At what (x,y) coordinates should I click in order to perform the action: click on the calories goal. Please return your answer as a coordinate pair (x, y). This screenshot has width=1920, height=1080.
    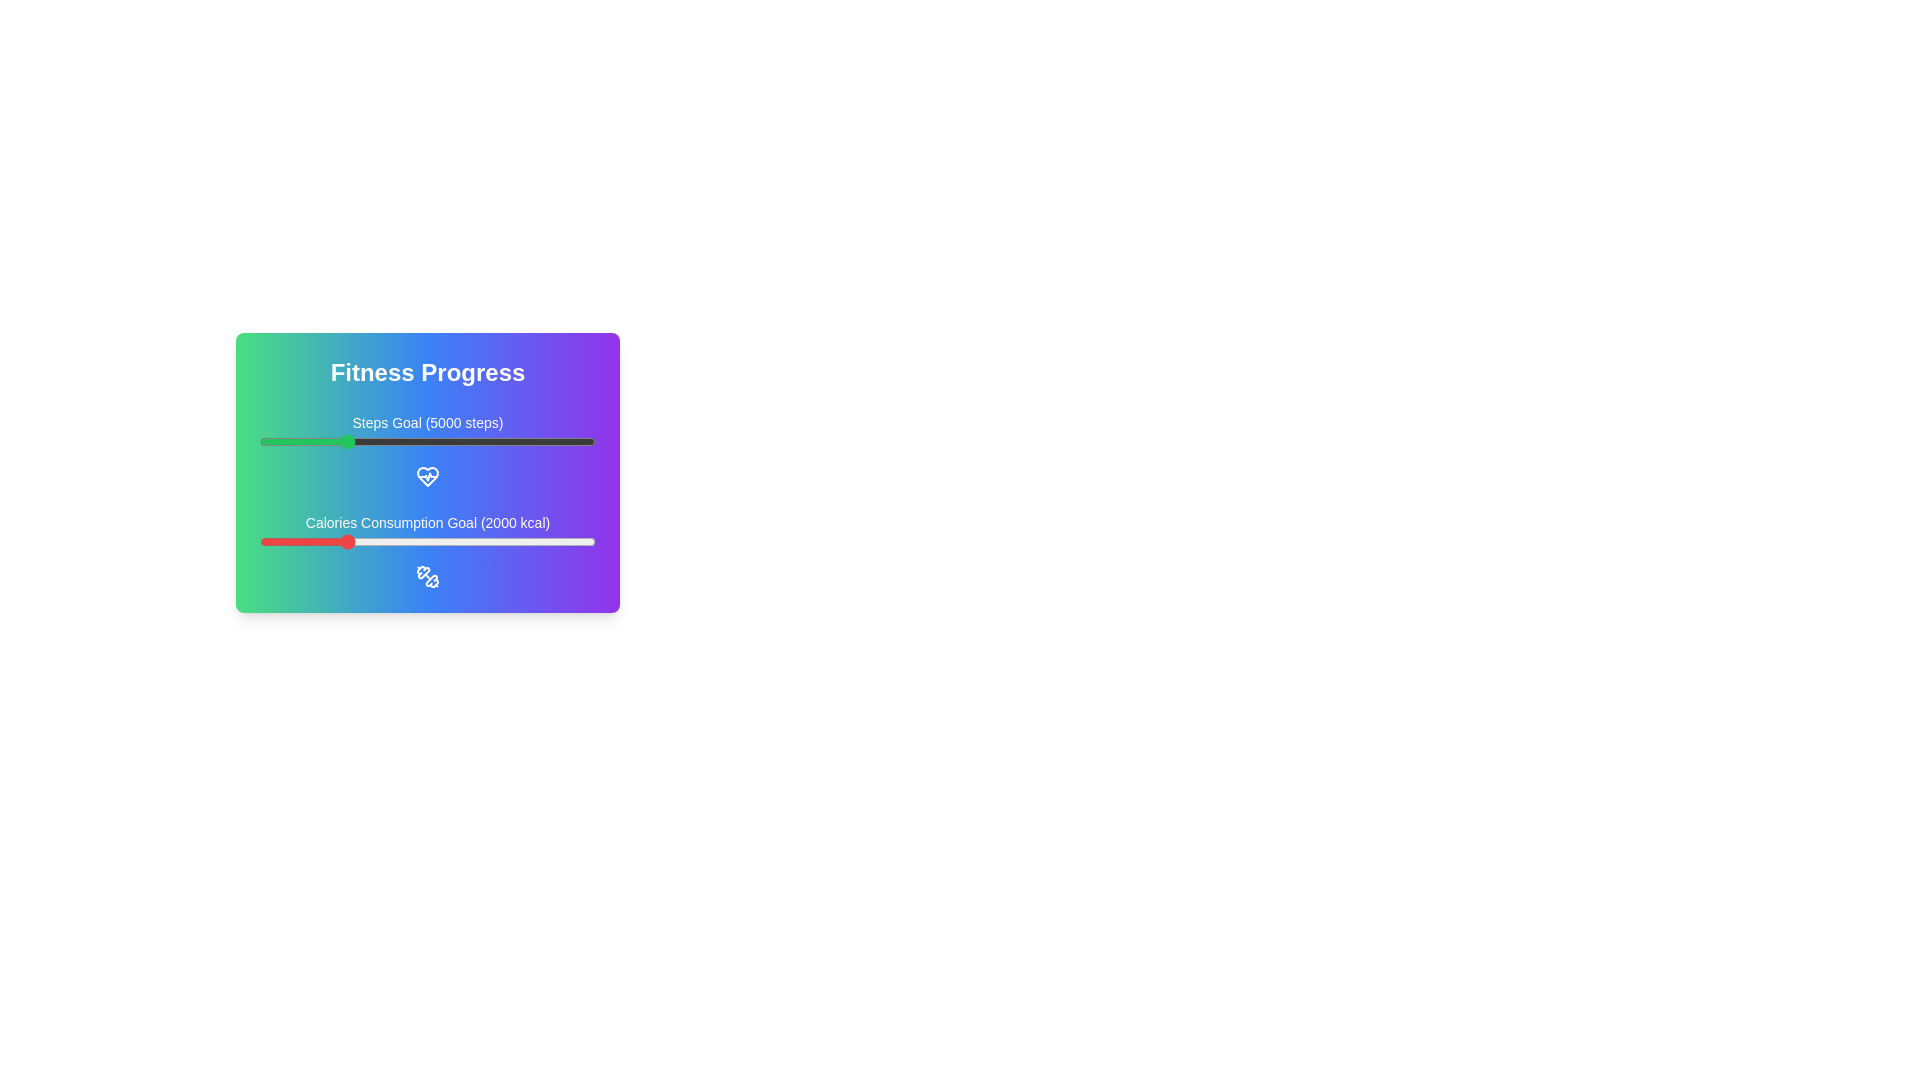
    Looking at the image, I should click on (560, 542).